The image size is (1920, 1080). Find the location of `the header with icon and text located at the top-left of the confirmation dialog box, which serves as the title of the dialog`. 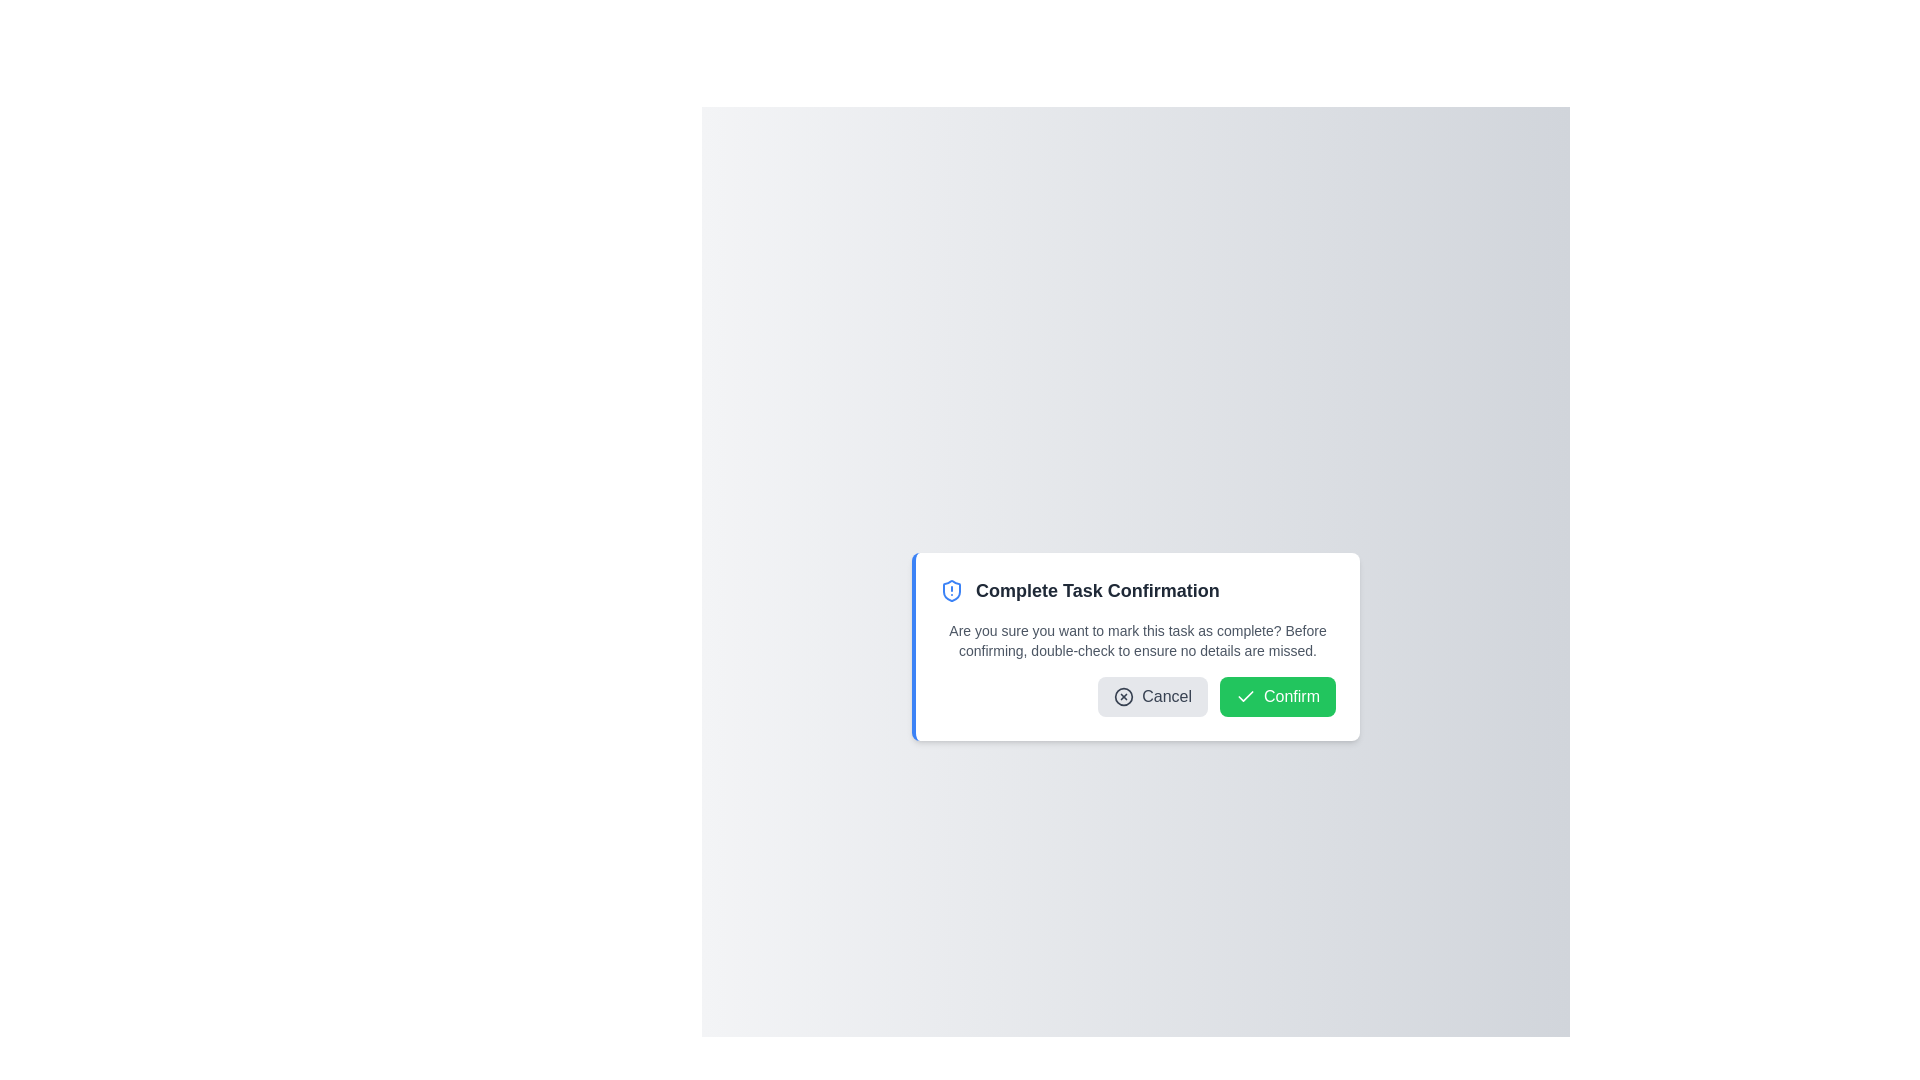

the header with icon and text located at the top-left of the confirmation dialog box, which serves as the title of the dialog is located at coordinates (1137, 589).